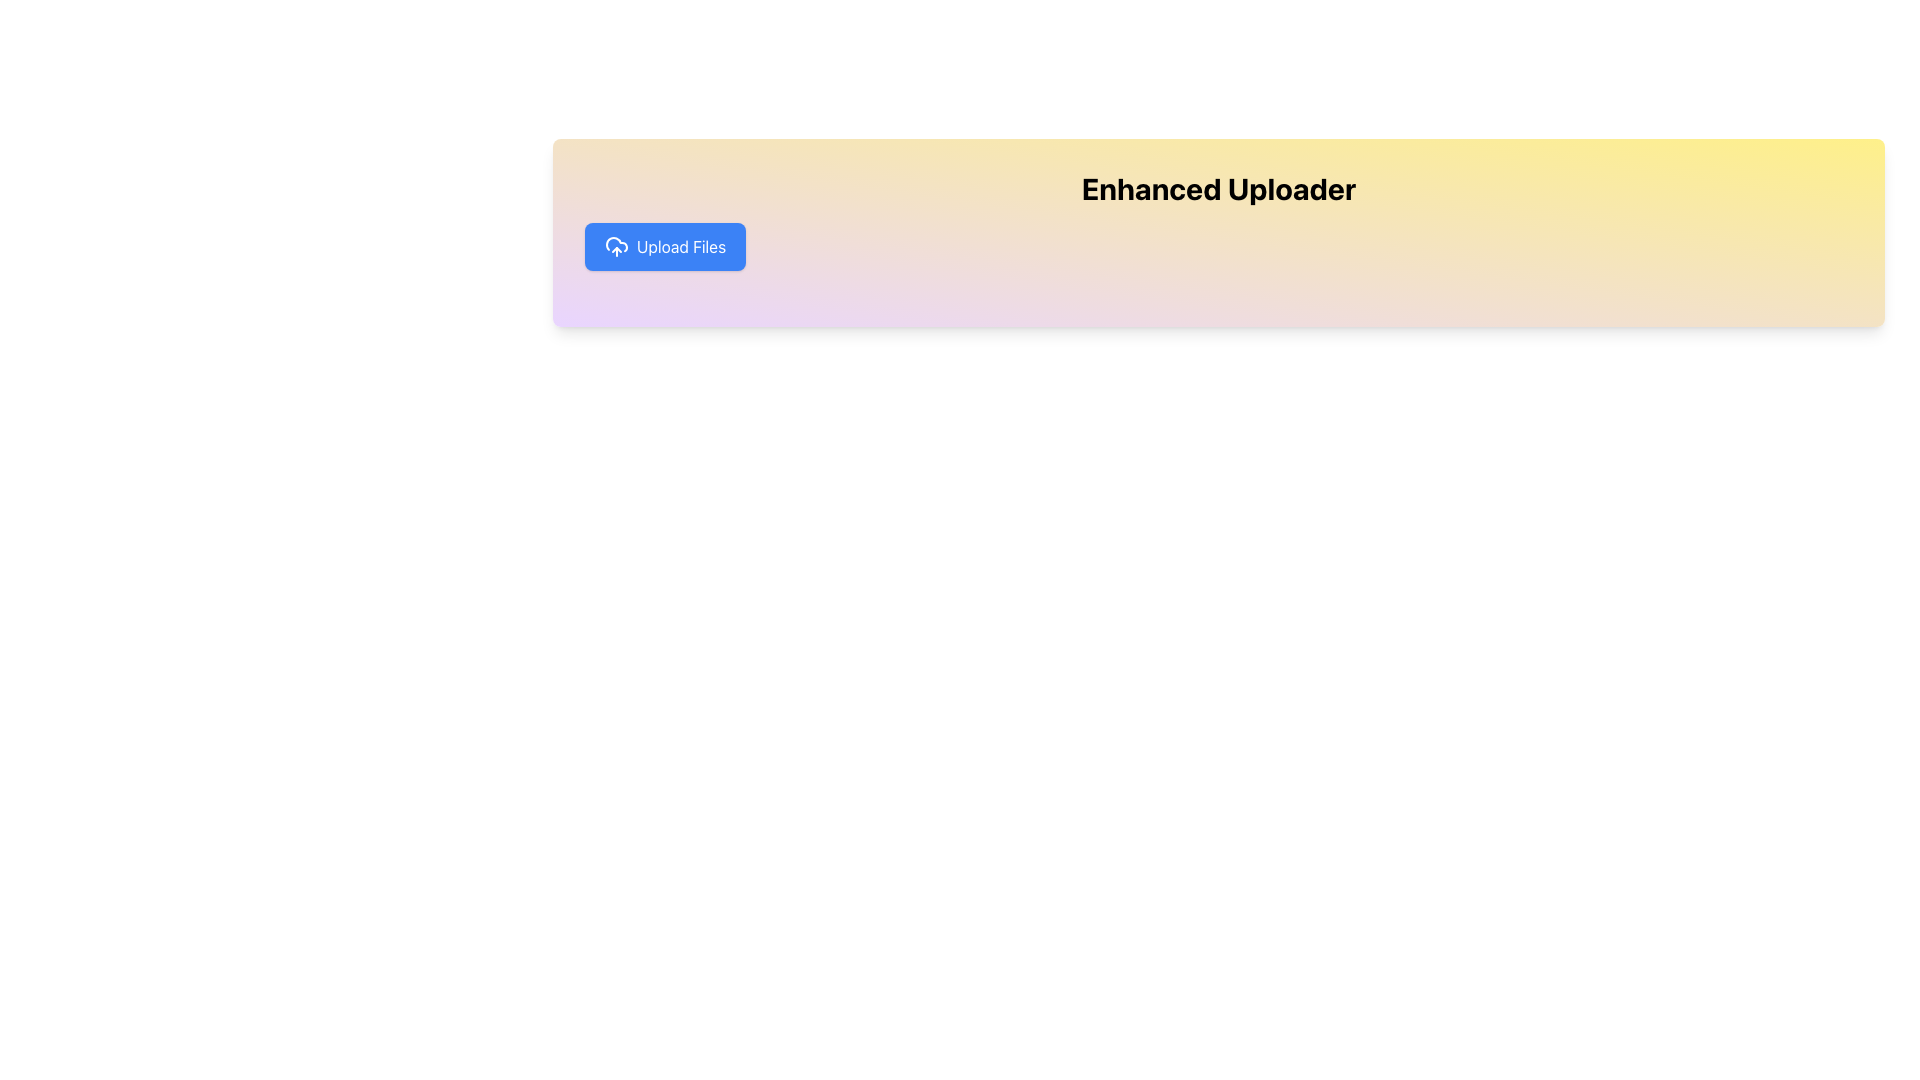 Image resolution: width=1920 pixels, height=1080 pixels. I want to click on the file upload button located in the top-left corner of the upload interface, slightly below the 'Enhanced Uploader' text, so click(665, 245).